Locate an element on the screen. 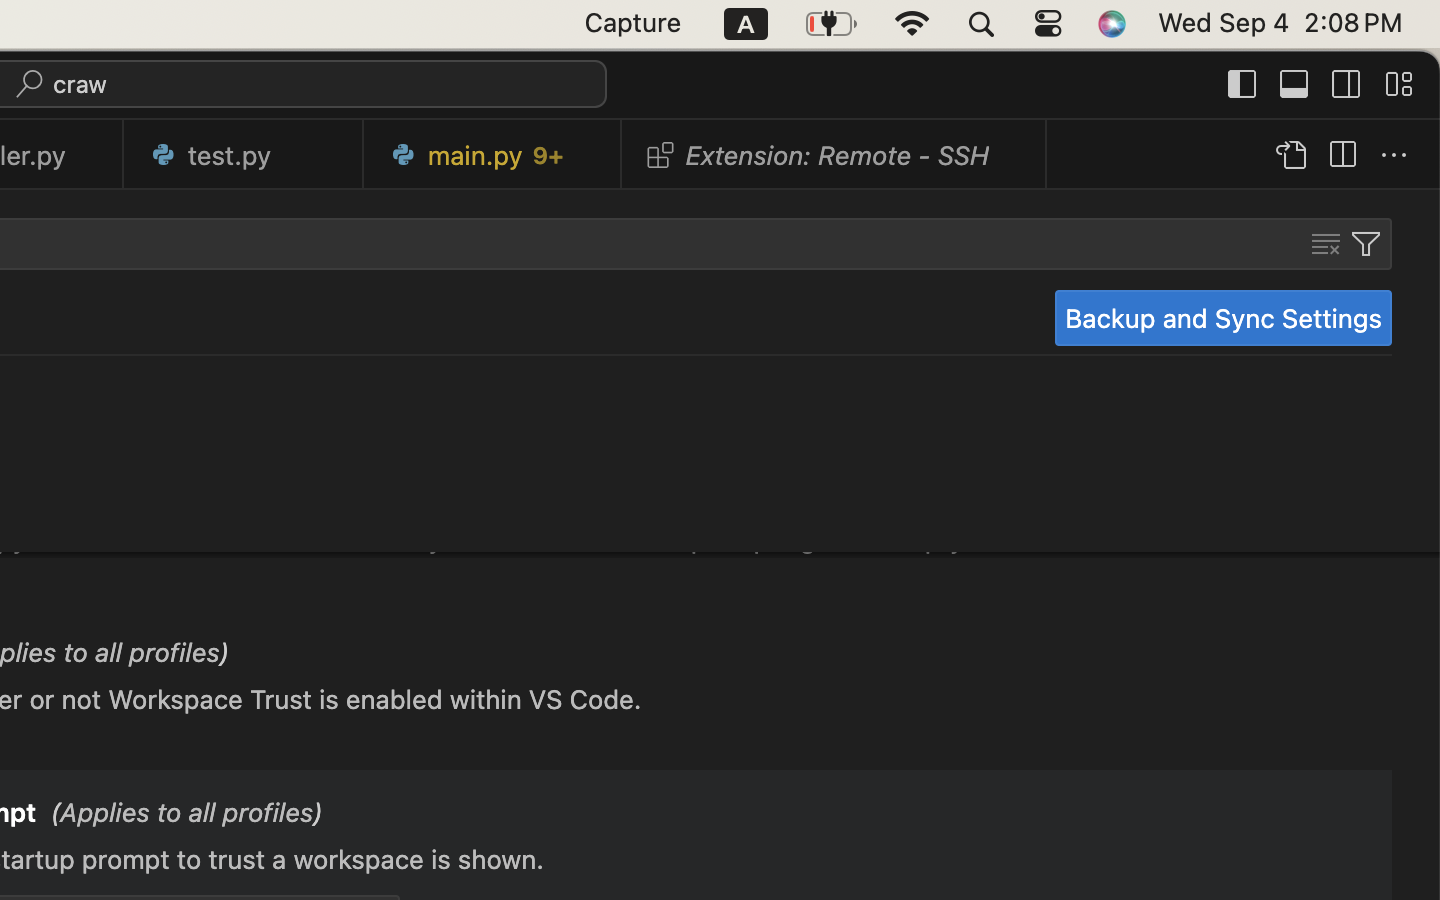  '0 main.py   9+' is located at coordinates (492, 154).